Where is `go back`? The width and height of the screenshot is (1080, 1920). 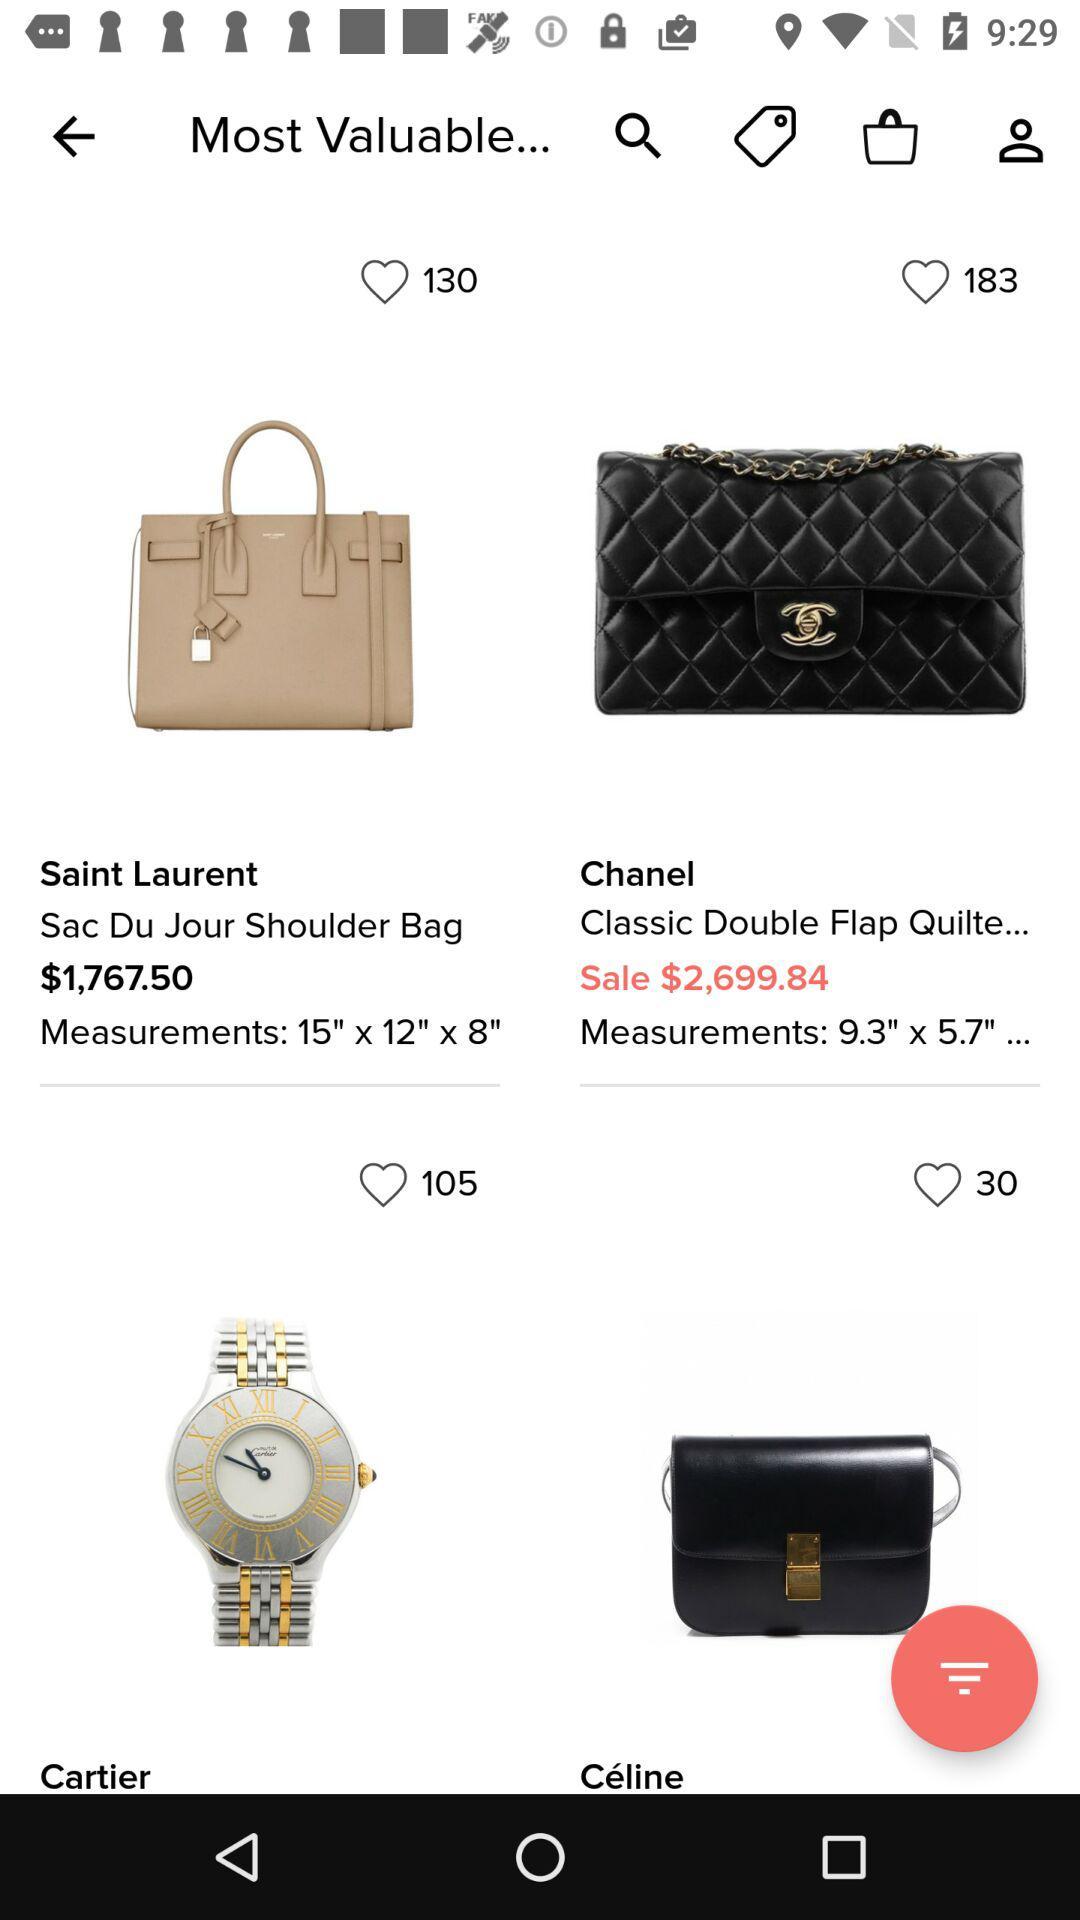
go back is located at coordinates (72, 135).